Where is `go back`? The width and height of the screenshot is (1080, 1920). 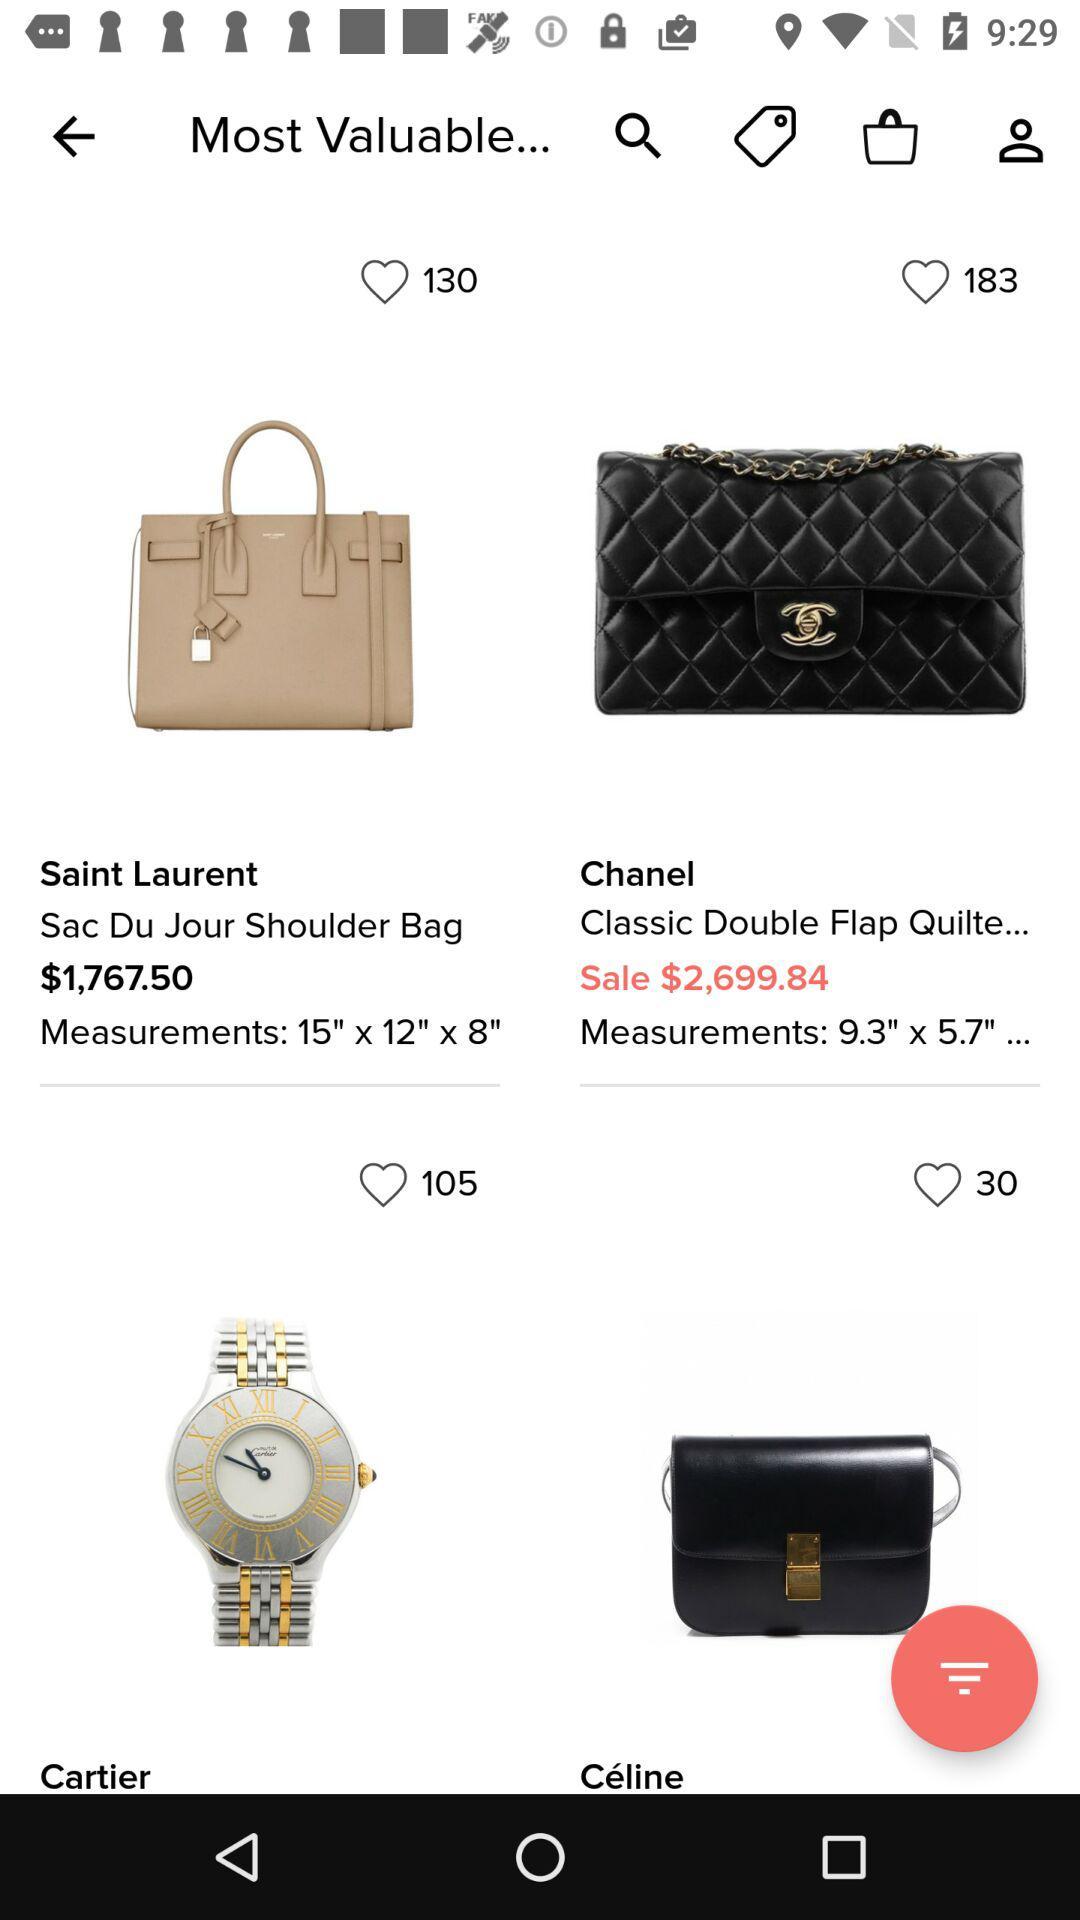
go back is located at coordinates (72, 135).